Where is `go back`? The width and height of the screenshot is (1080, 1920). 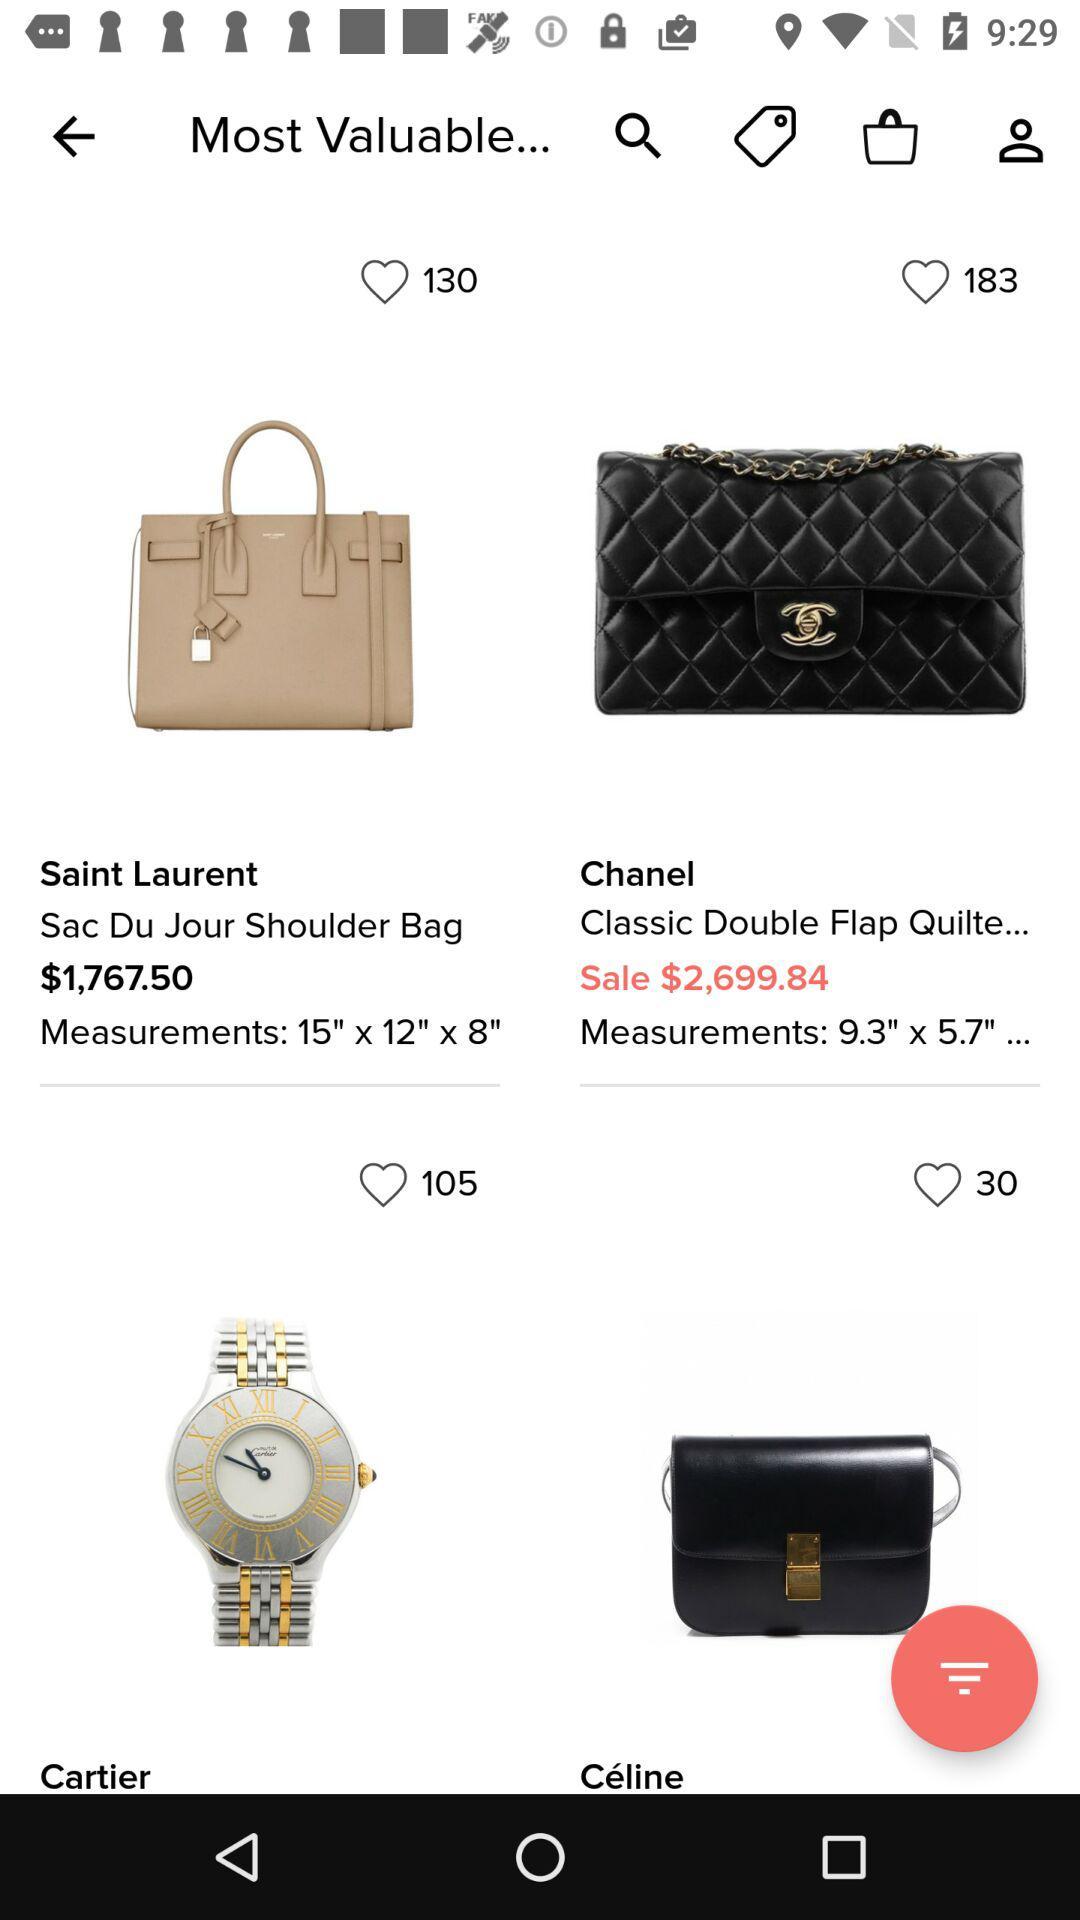
go back is located at coordinates (72, 135).